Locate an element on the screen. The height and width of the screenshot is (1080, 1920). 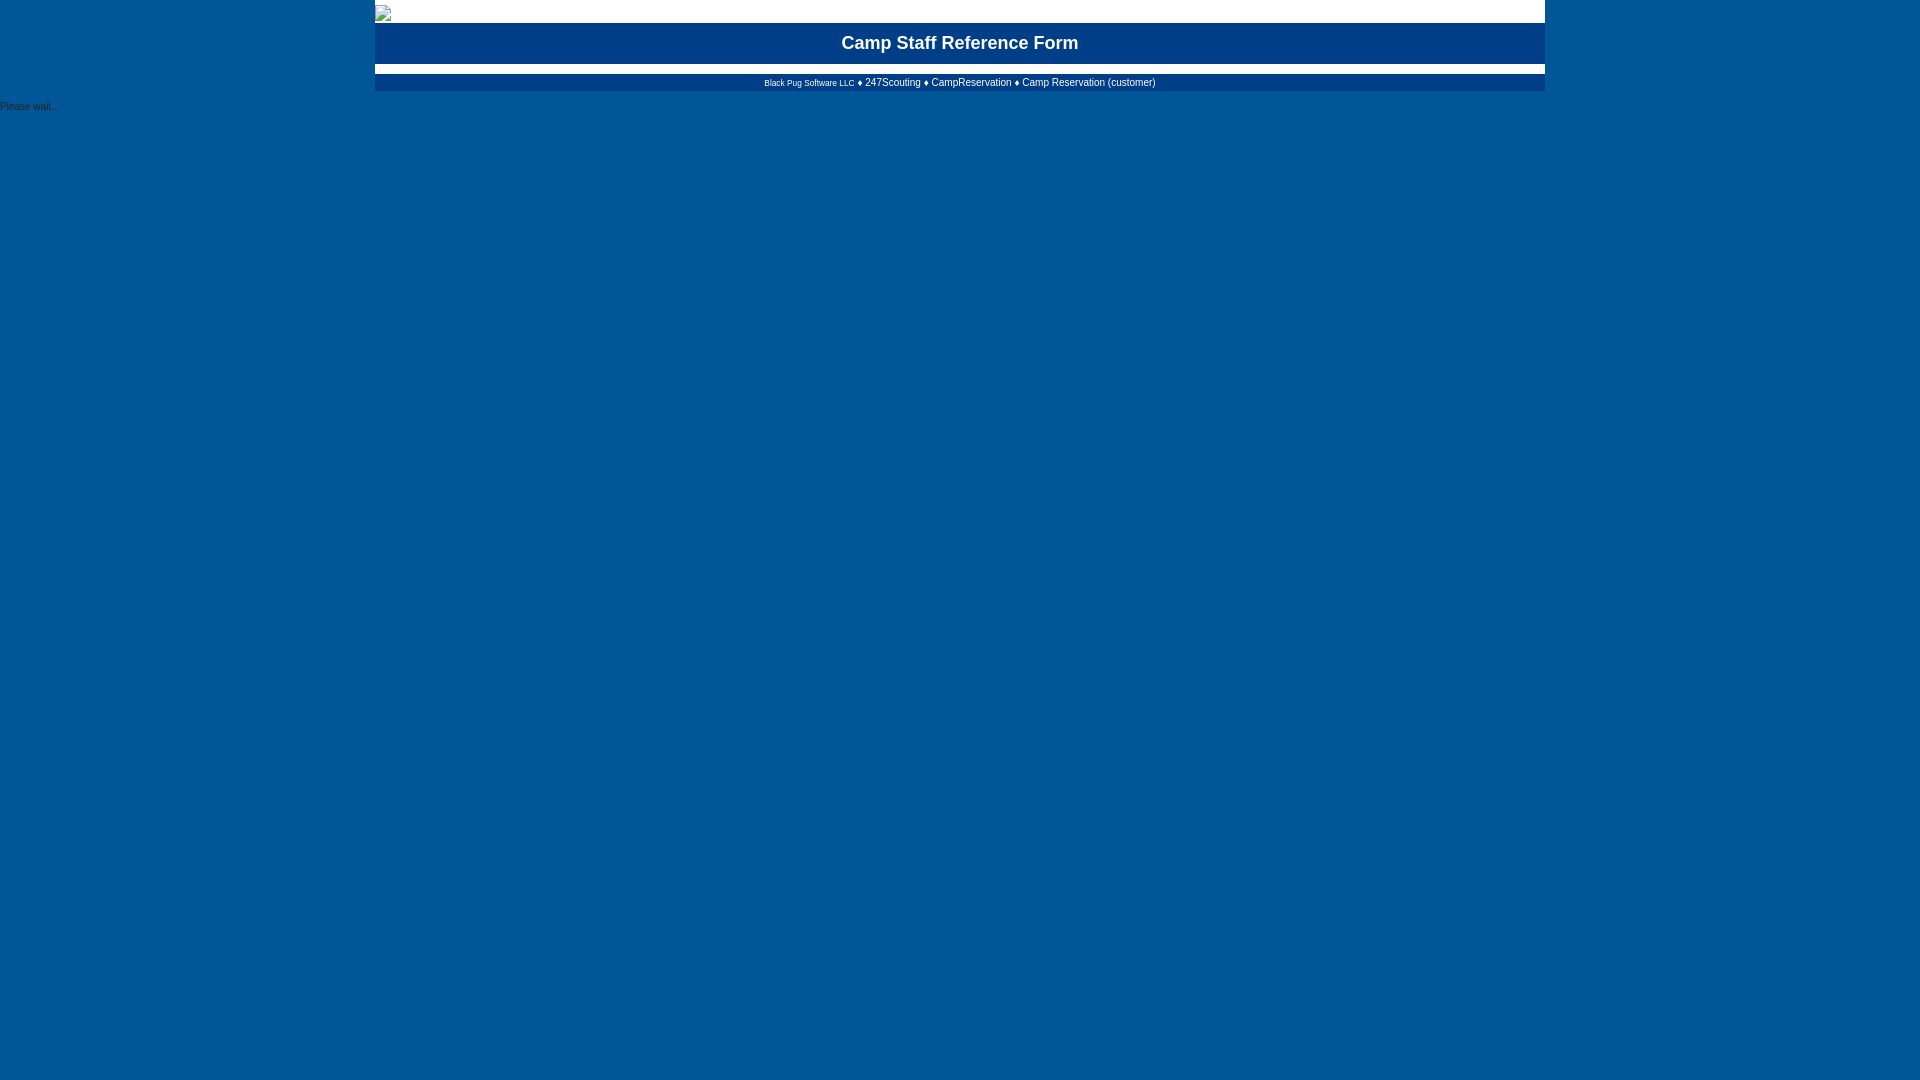
'CampReservation' is located at coordinates (971, 81).